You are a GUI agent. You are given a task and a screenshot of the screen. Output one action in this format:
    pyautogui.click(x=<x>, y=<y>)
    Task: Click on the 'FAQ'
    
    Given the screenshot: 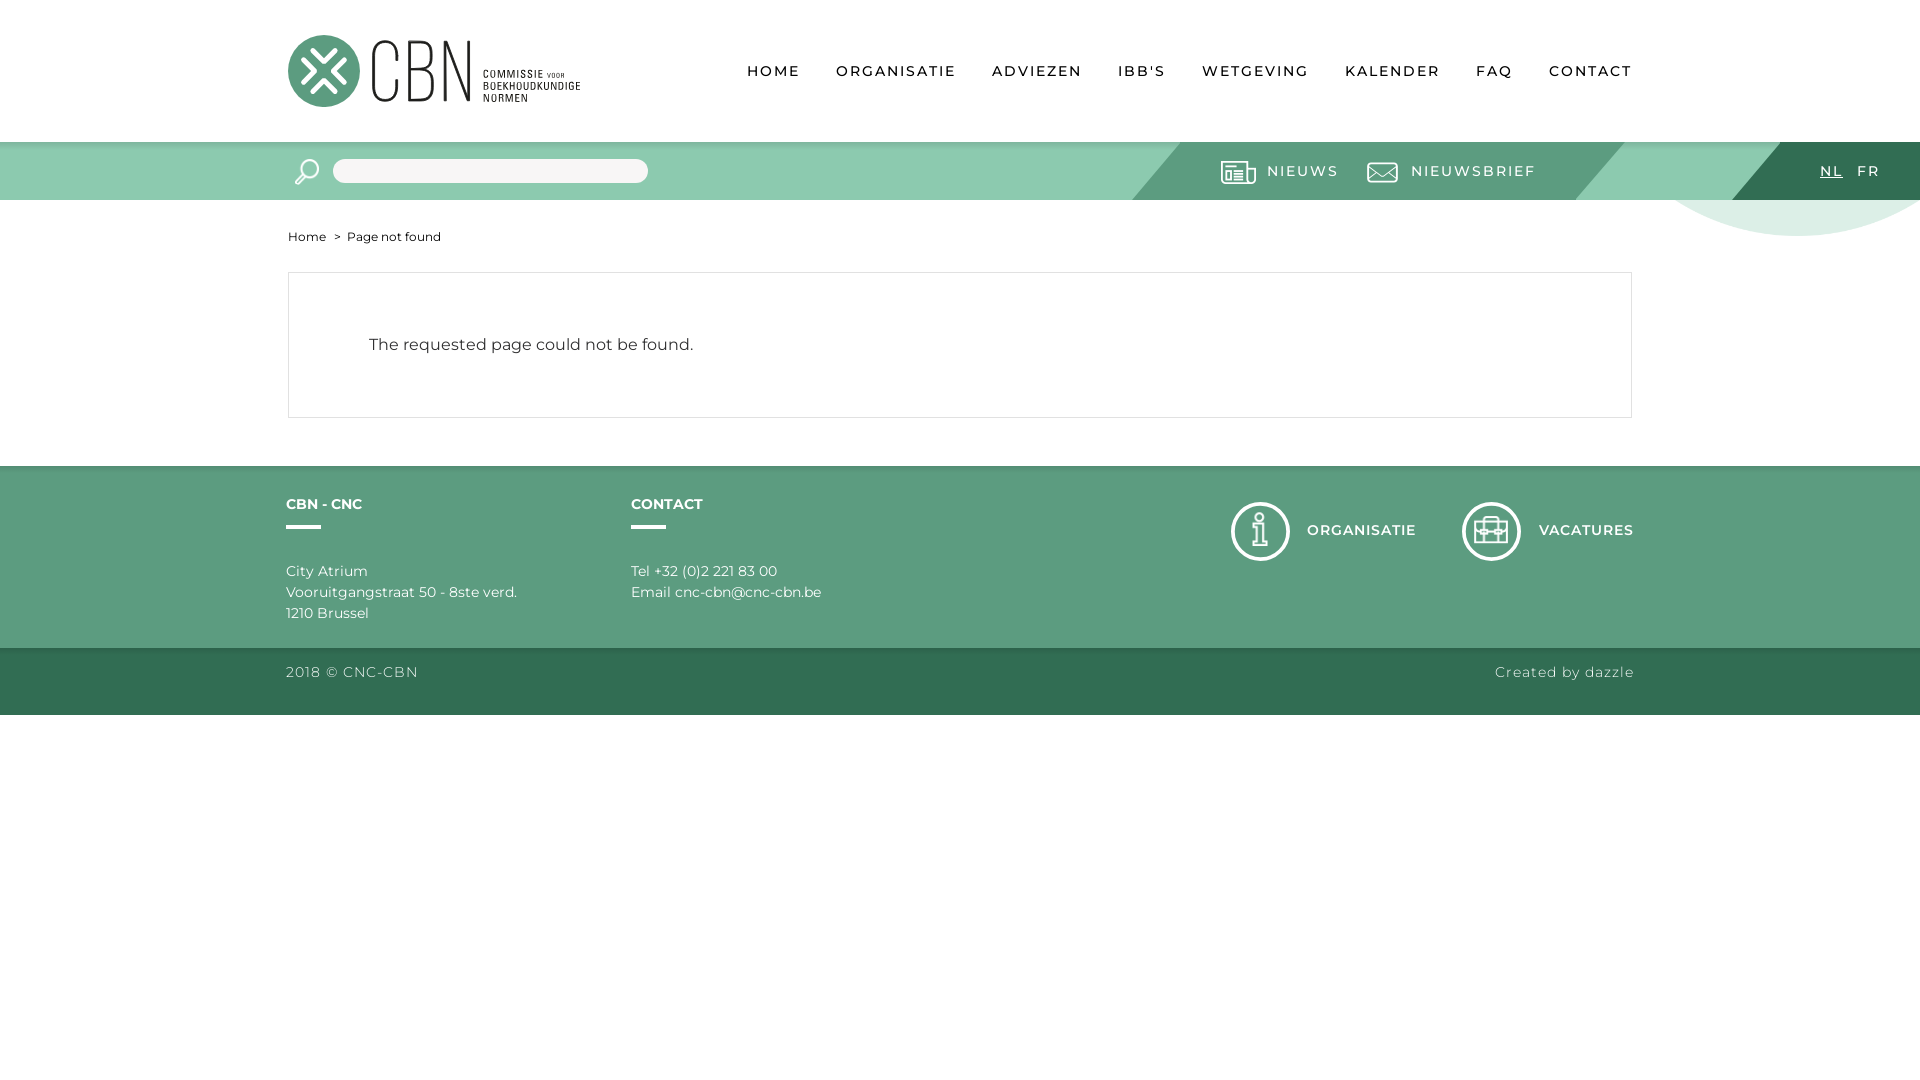 What is the action you would take?
    pyautogui.click(x=1494, y=72)
    